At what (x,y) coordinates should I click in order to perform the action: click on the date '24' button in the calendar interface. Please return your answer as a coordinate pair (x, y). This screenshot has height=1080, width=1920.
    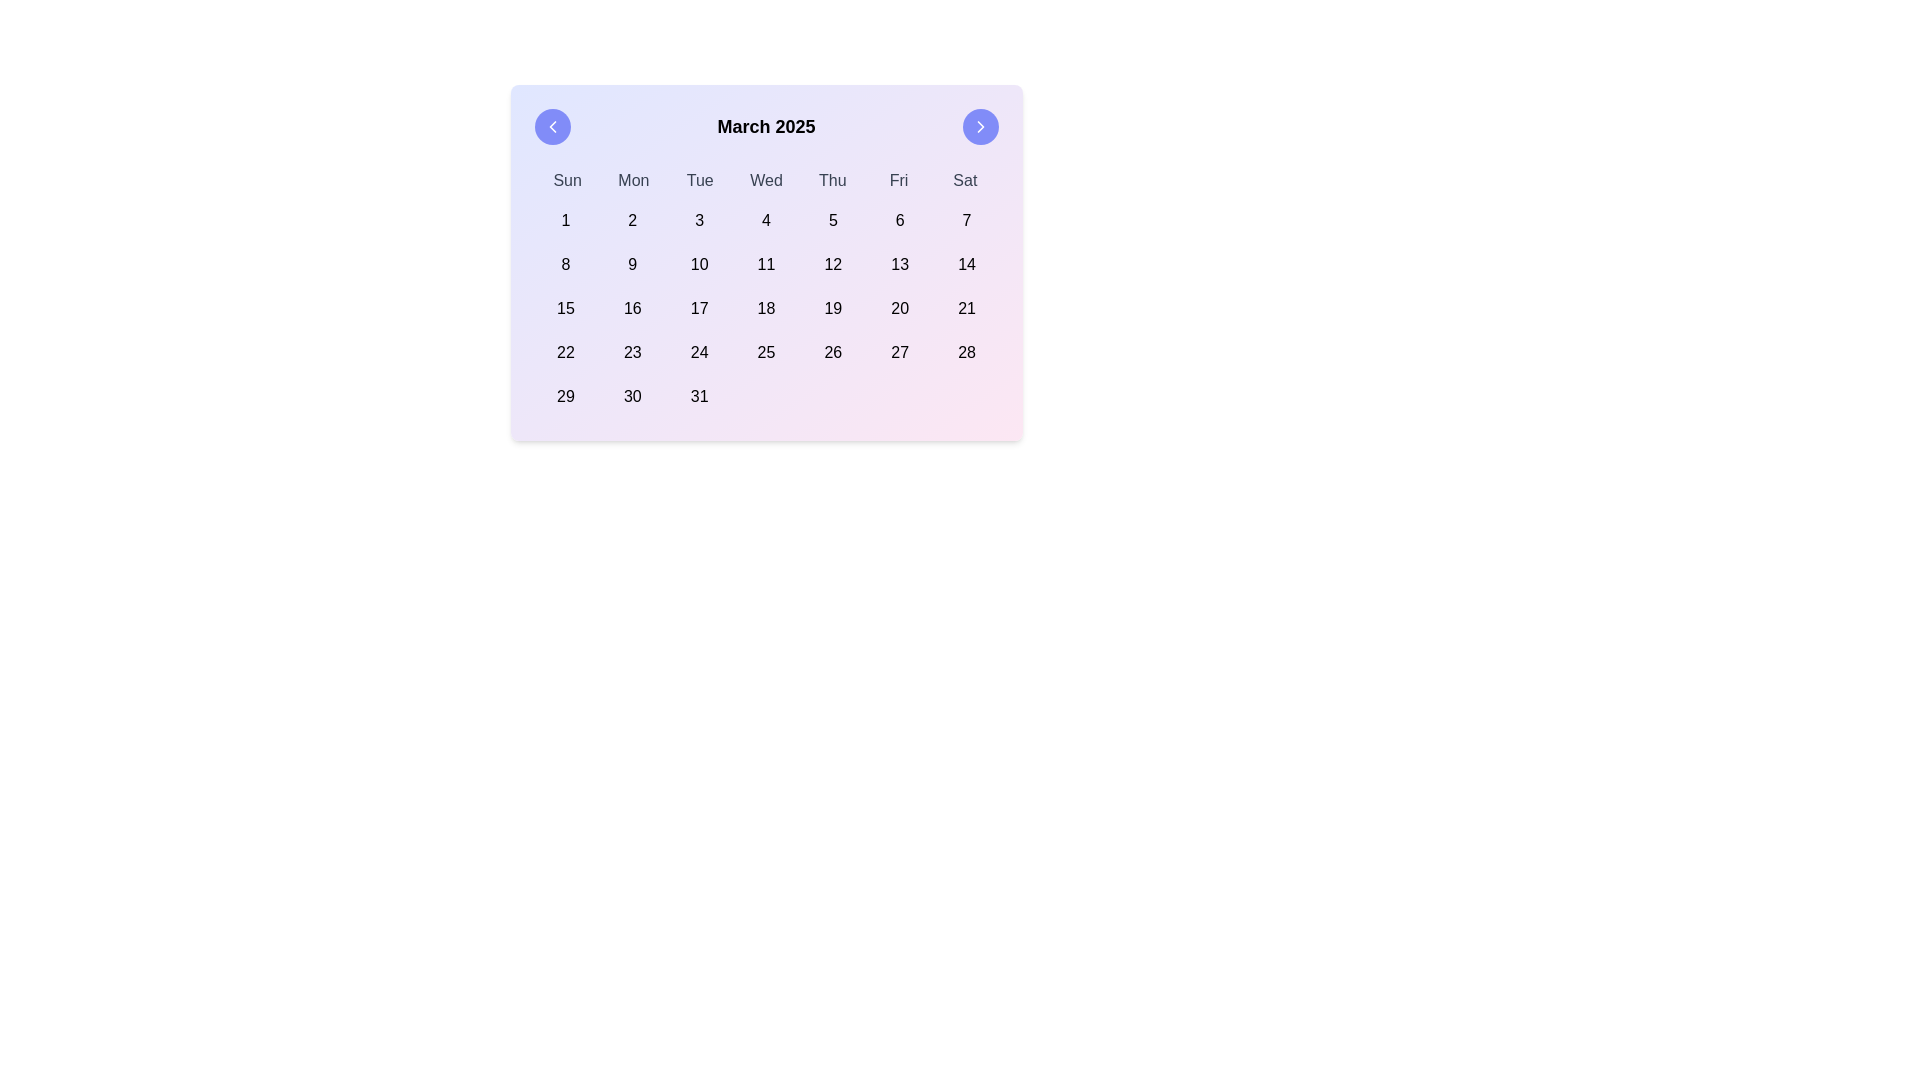
    Looking at the image, I should click on (699, 352).